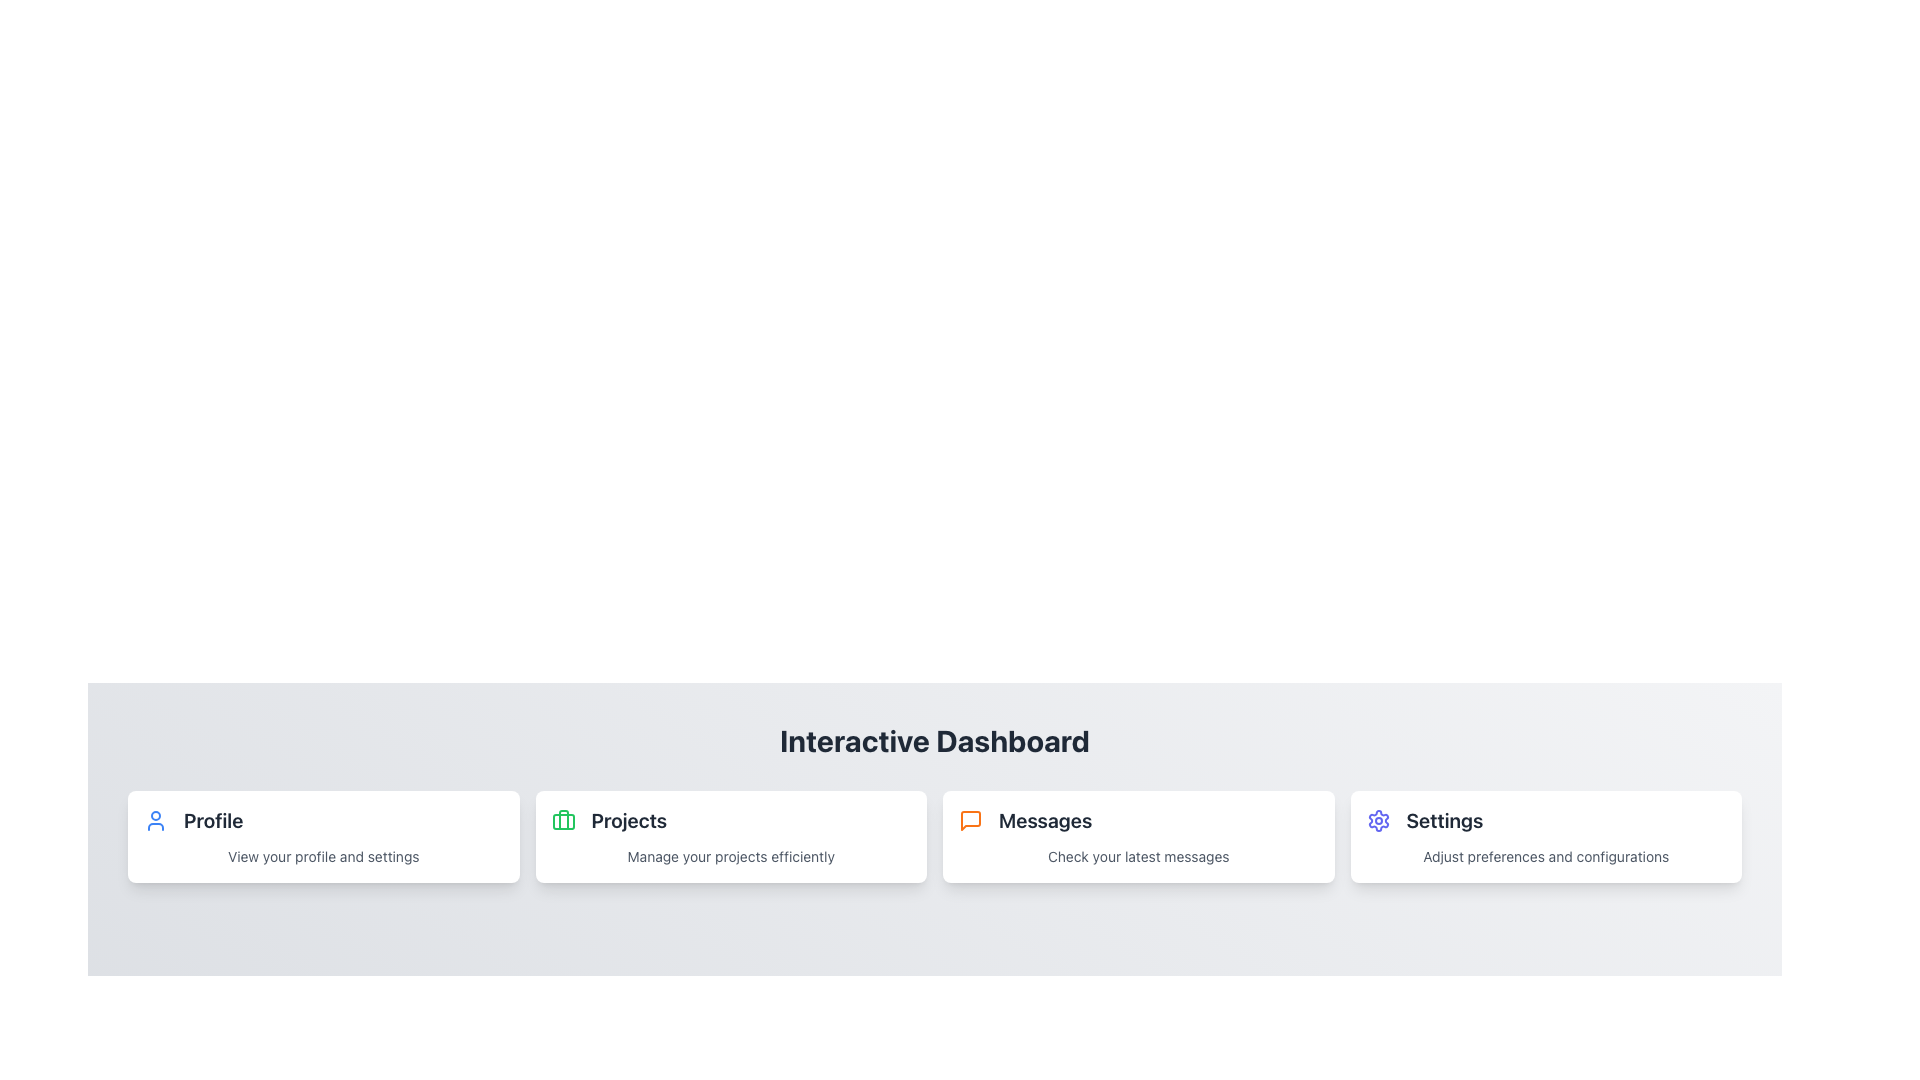 This screenshot has height=1080, width=1920. I want to click on the center text label indicating the purpose of its containing section for accessing messages or notifications, positioned to the right of an orange icon, so click(1044, 821).